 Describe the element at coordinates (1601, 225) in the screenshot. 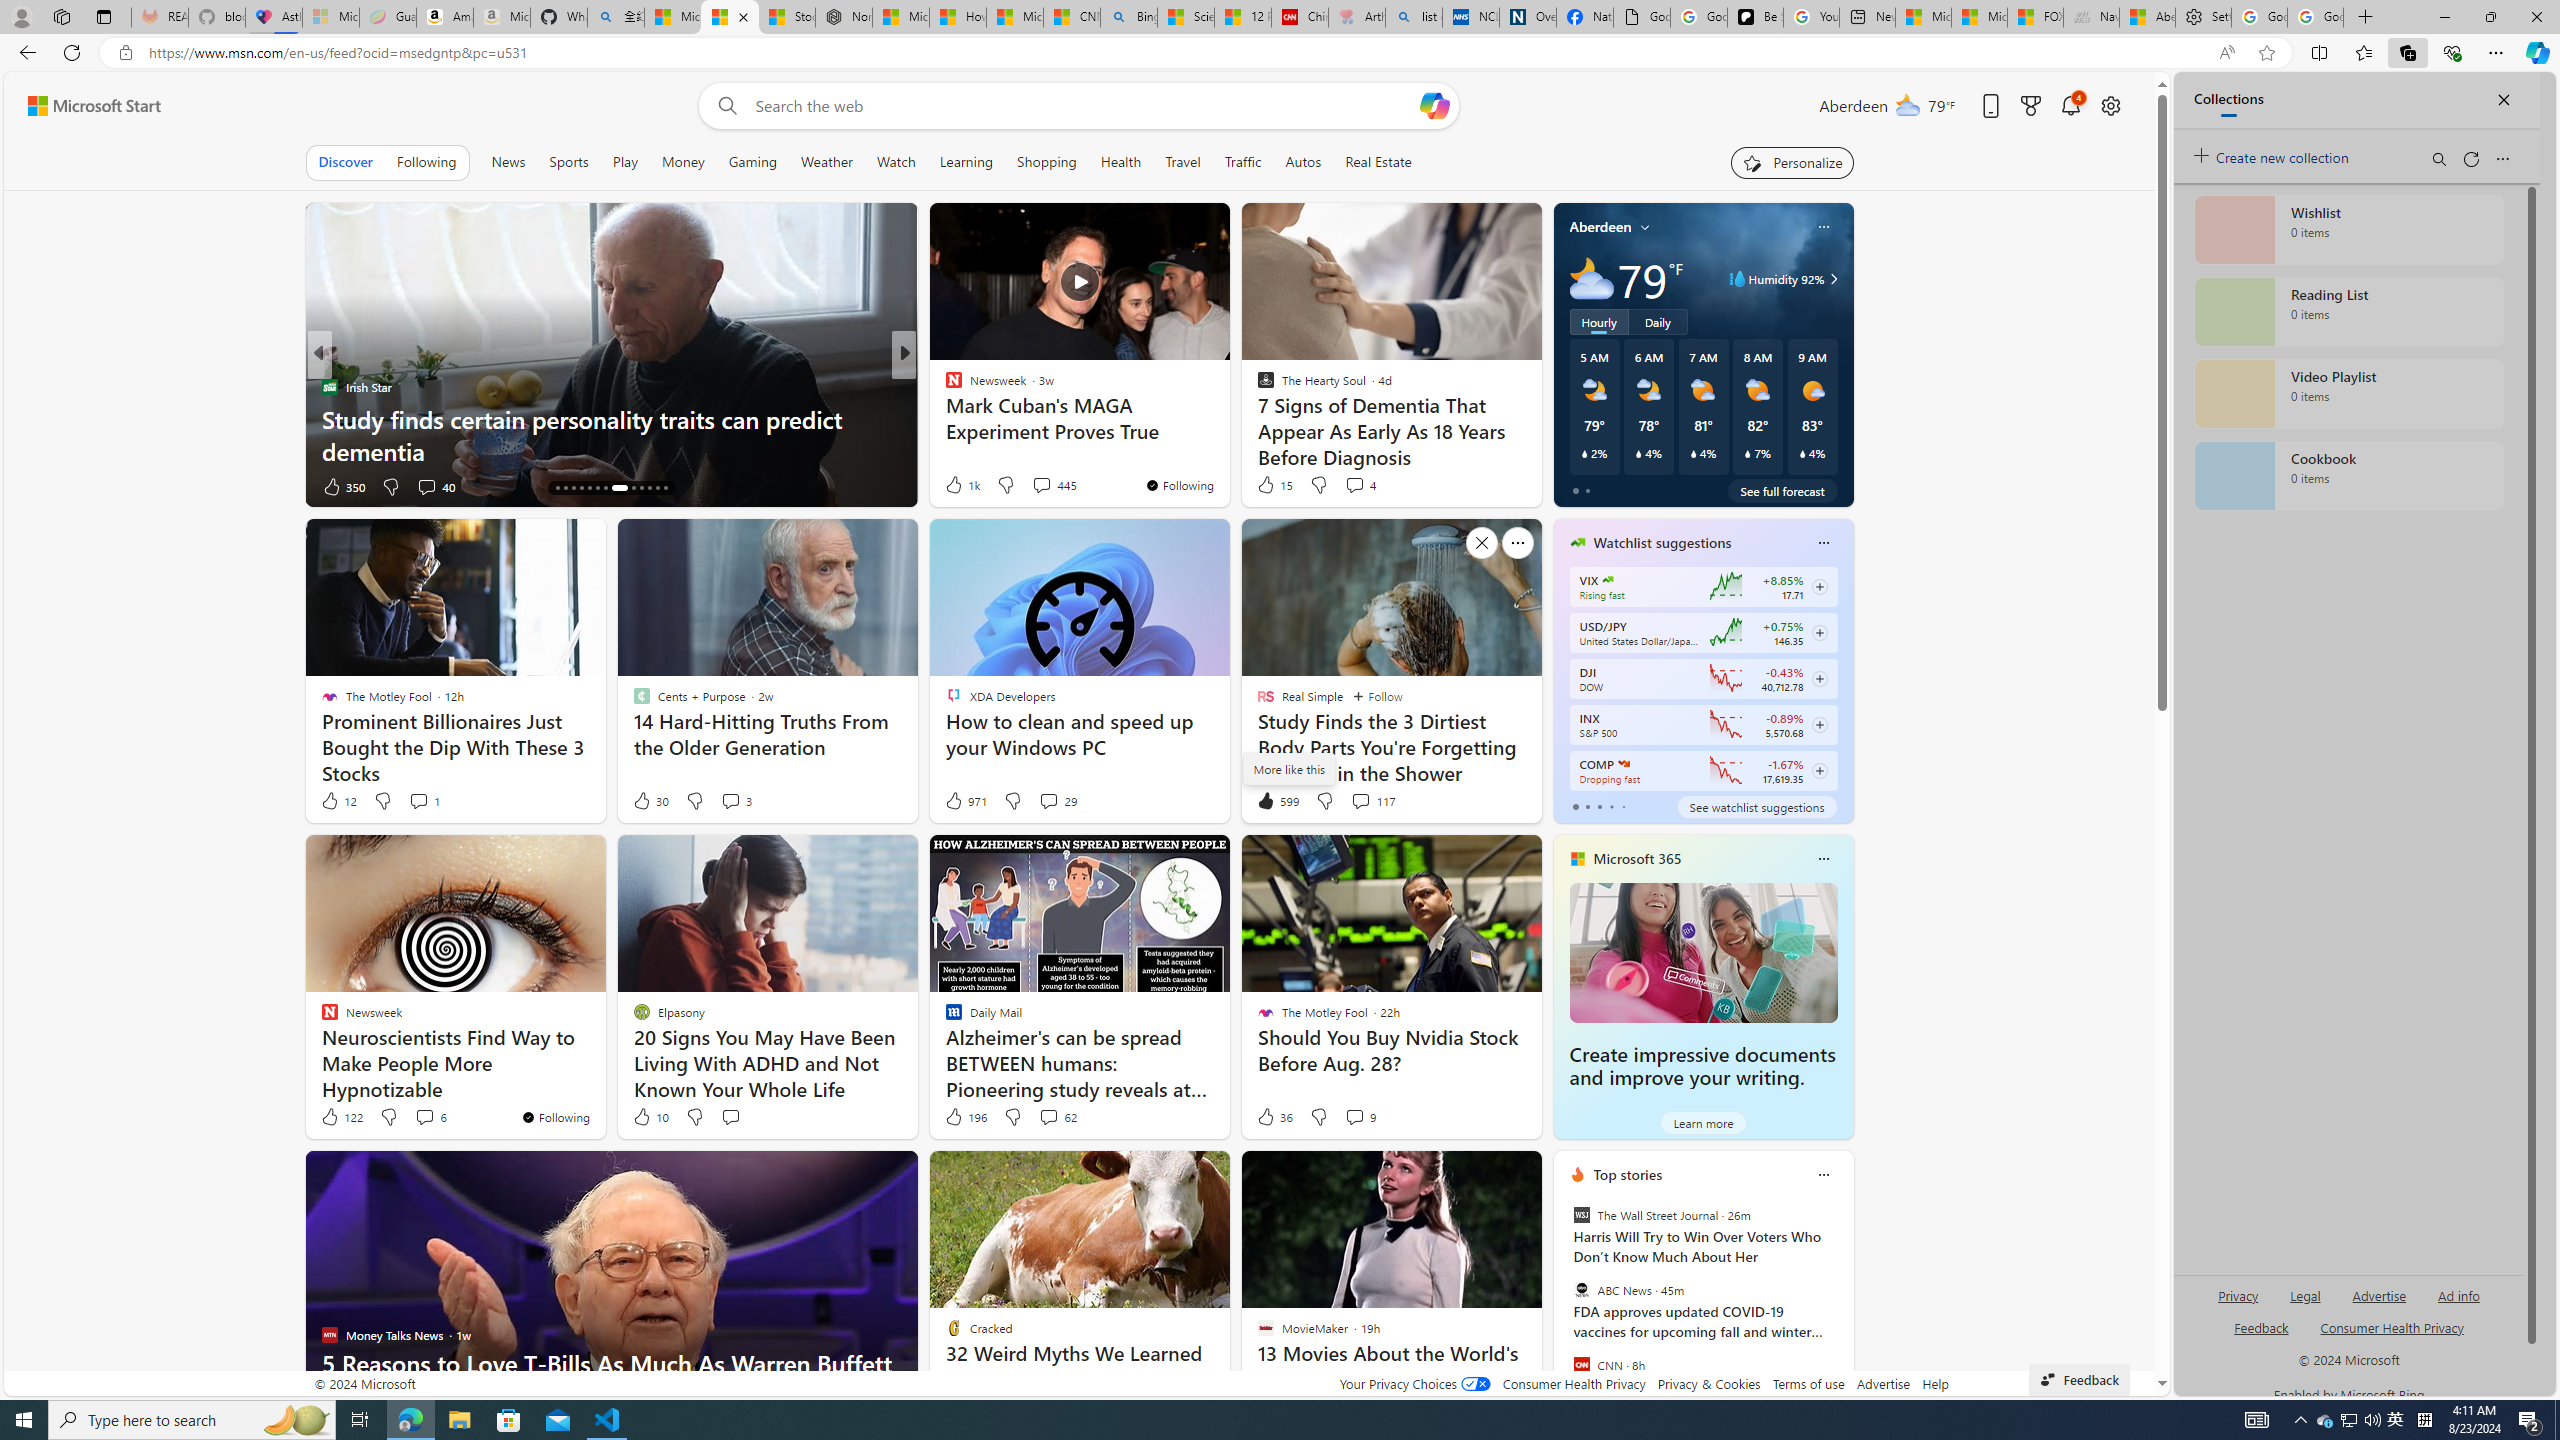

I see `'Aberdeen'` at that location.